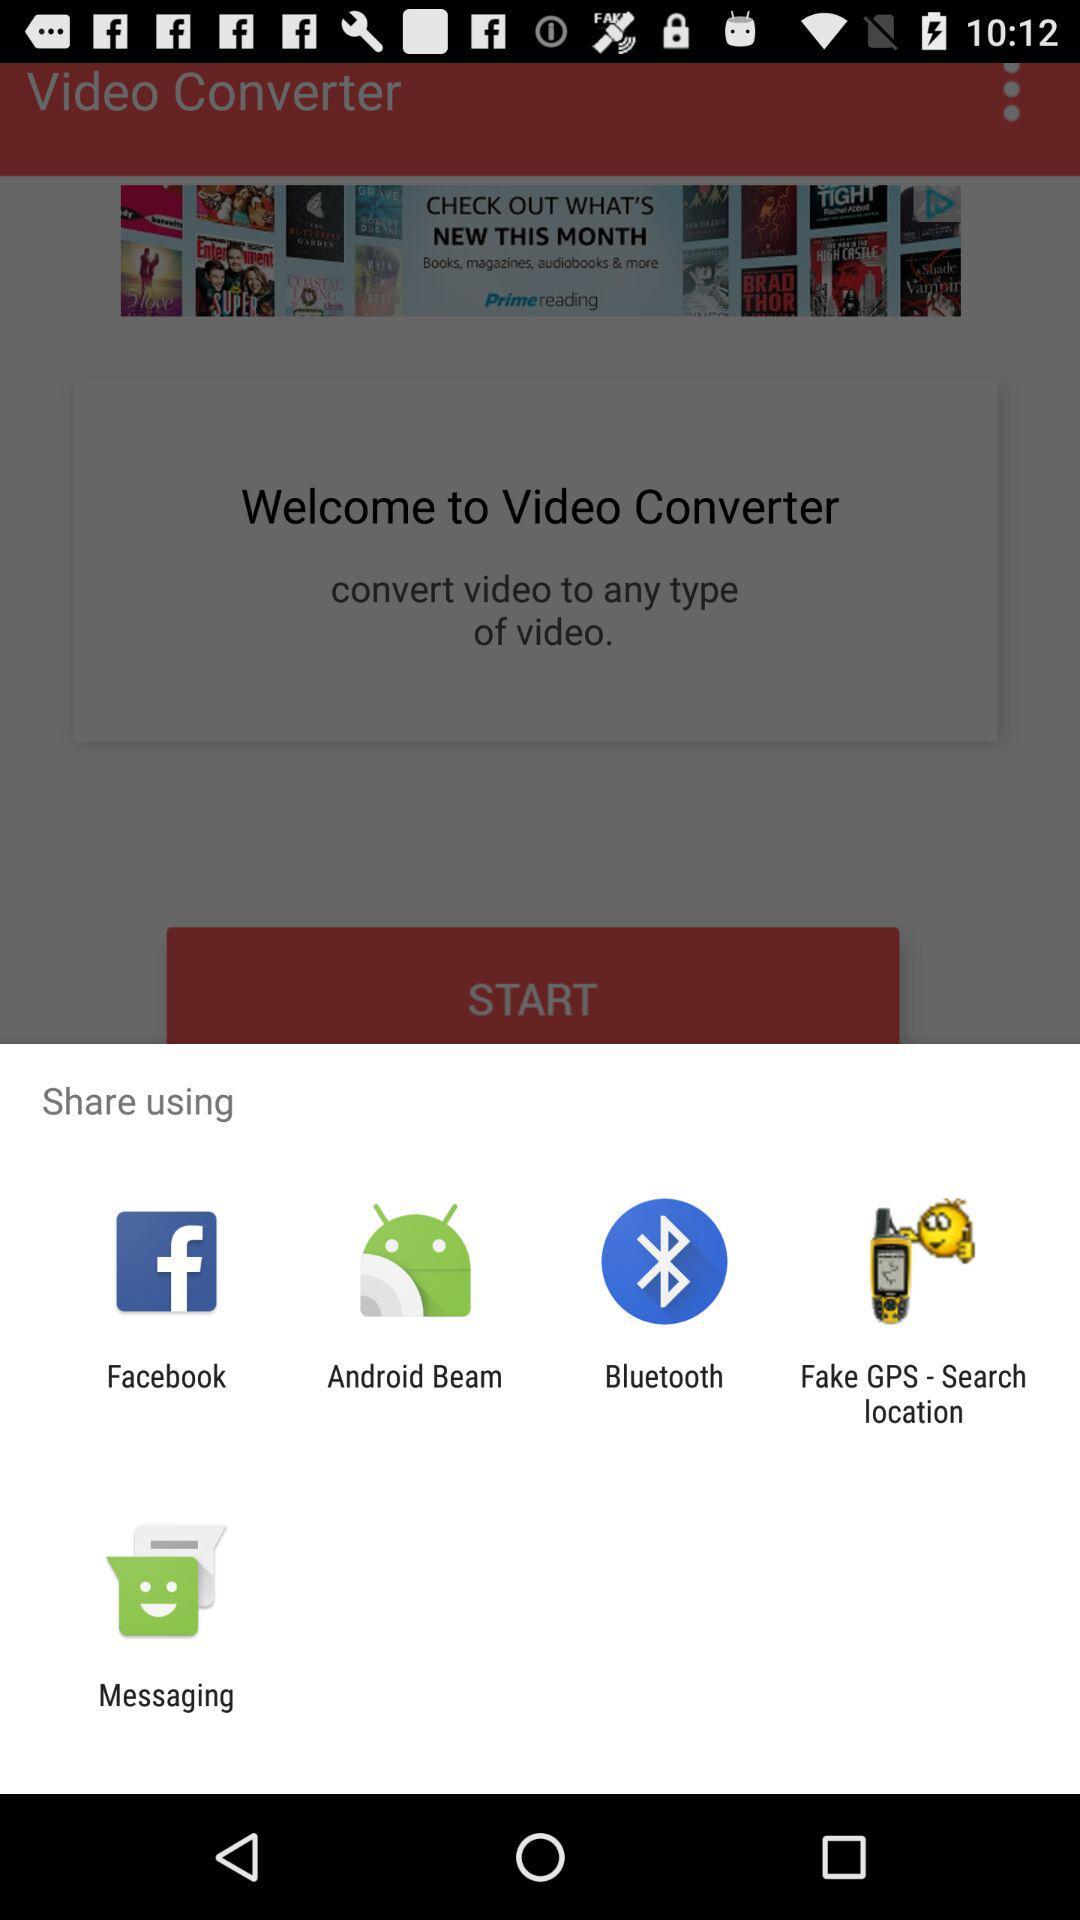 The image size is (1080, 1920). I want to click on the messaging app, so click(165, 1711).